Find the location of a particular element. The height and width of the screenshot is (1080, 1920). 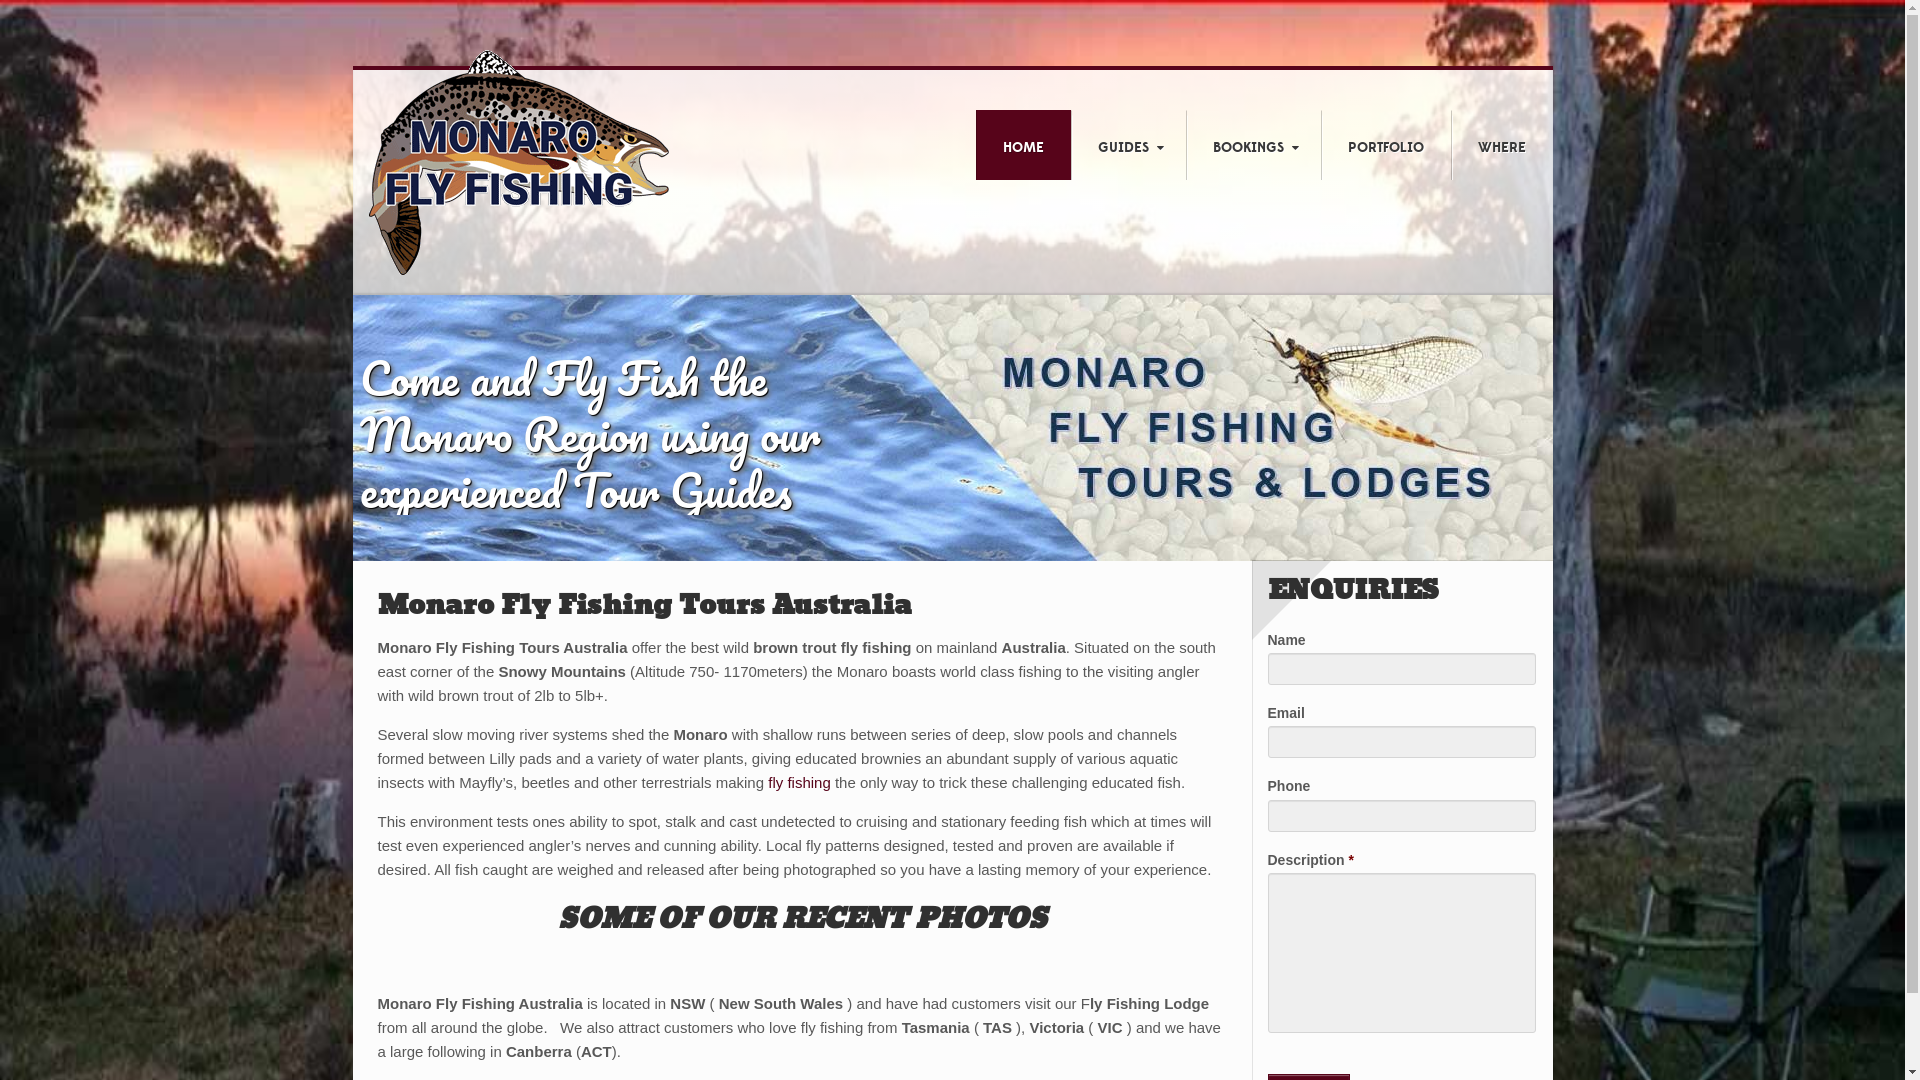

'fly fishing' is located at coordinates (798, 781).